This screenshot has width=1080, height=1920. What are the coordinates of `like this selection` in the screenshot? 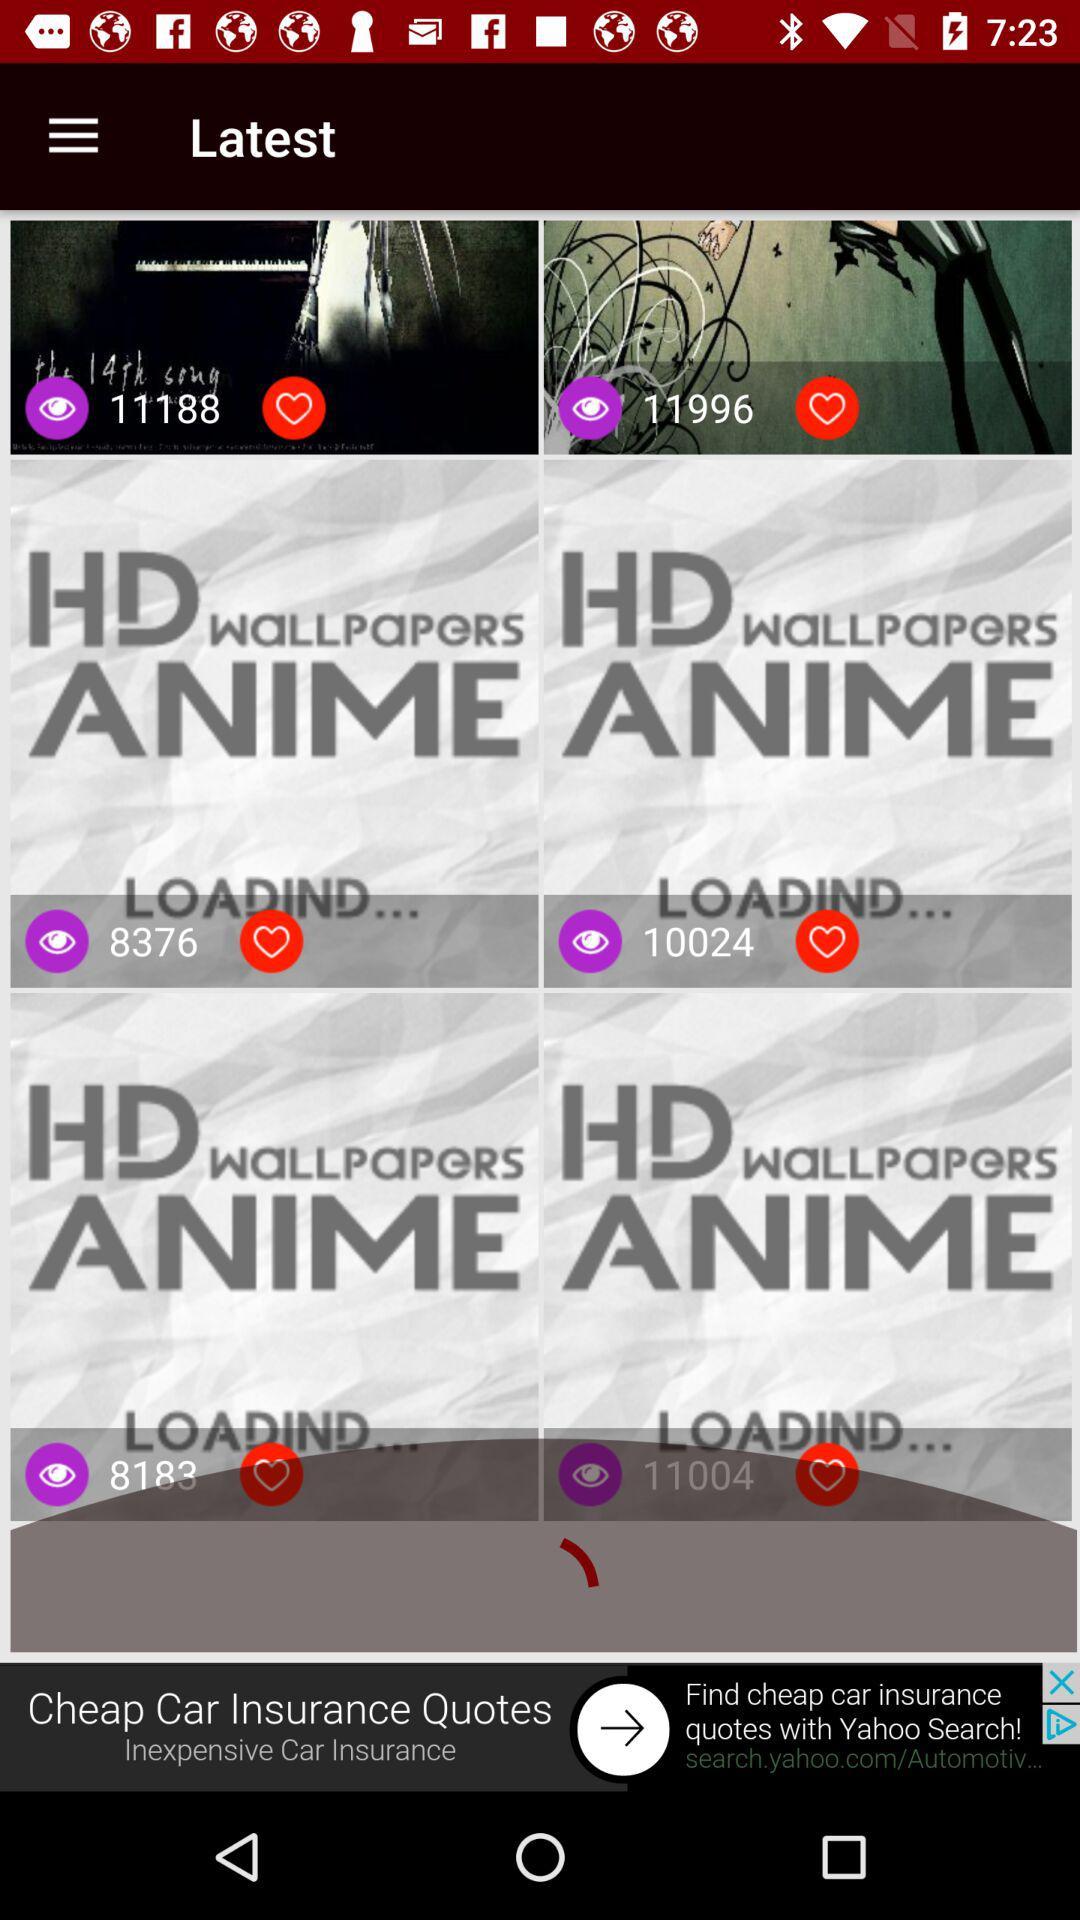 It's located at (827, 407).